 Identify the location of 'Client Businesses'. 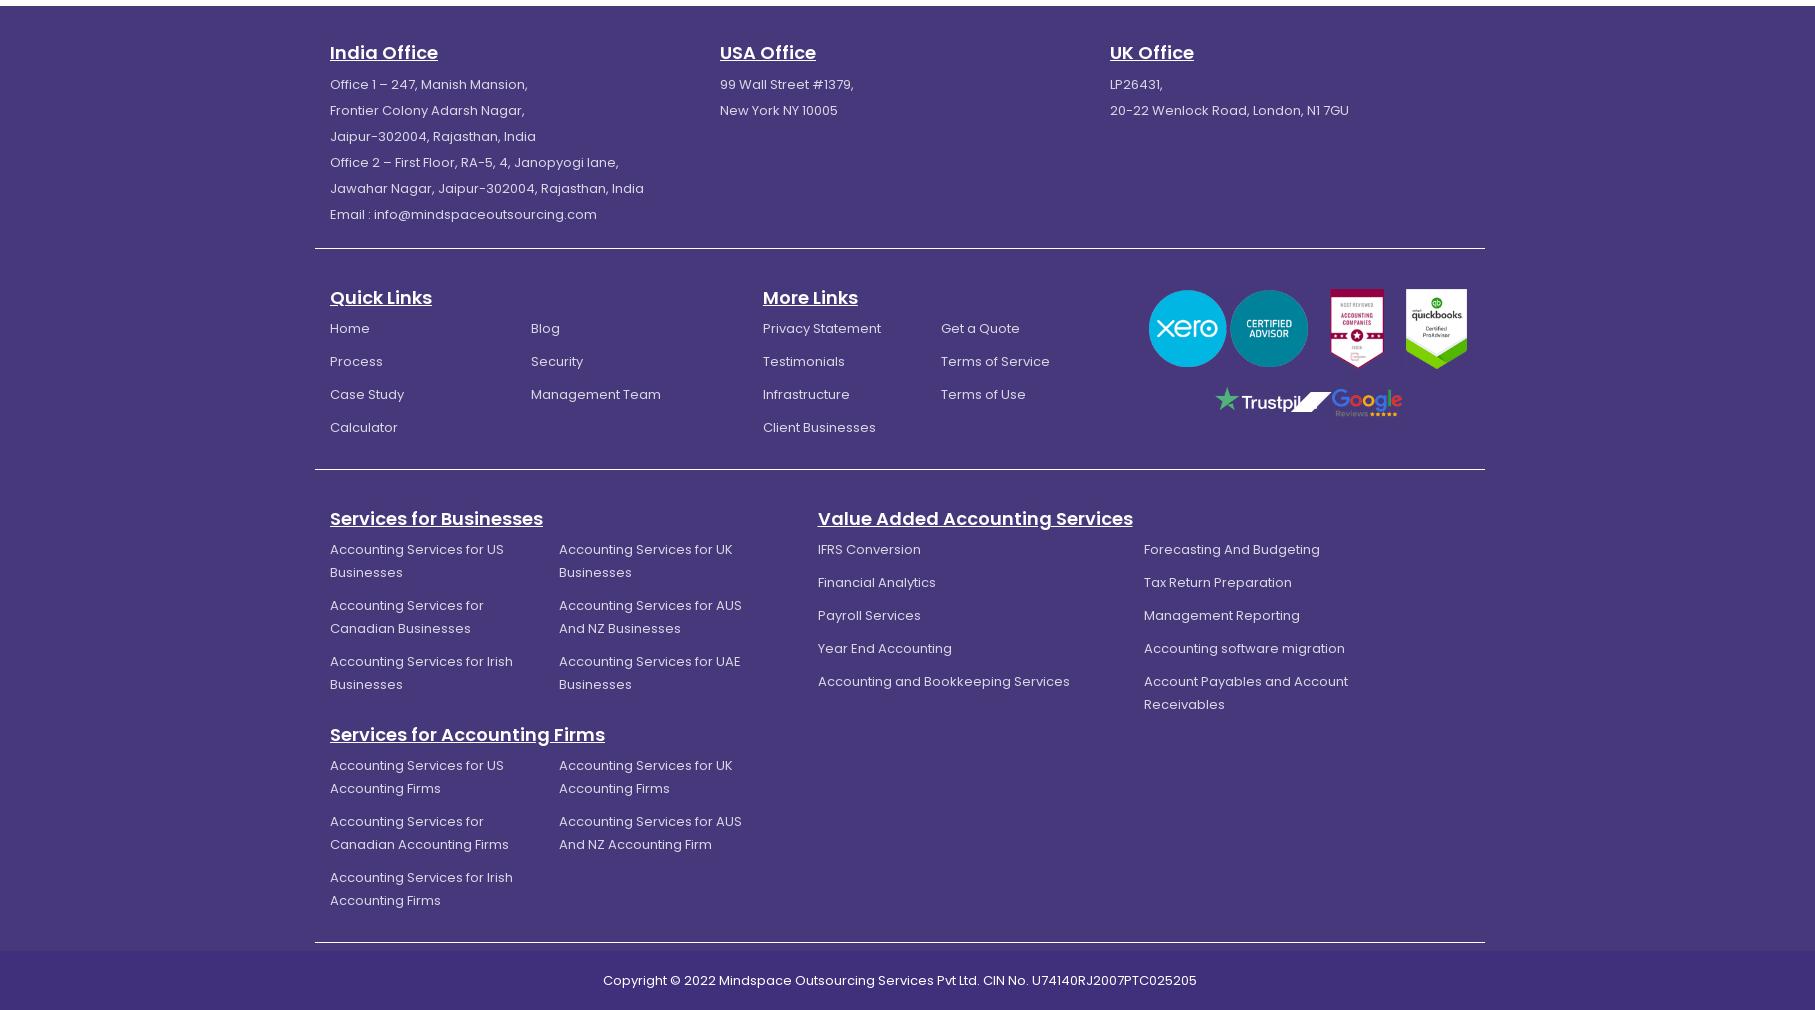
(818, 426).